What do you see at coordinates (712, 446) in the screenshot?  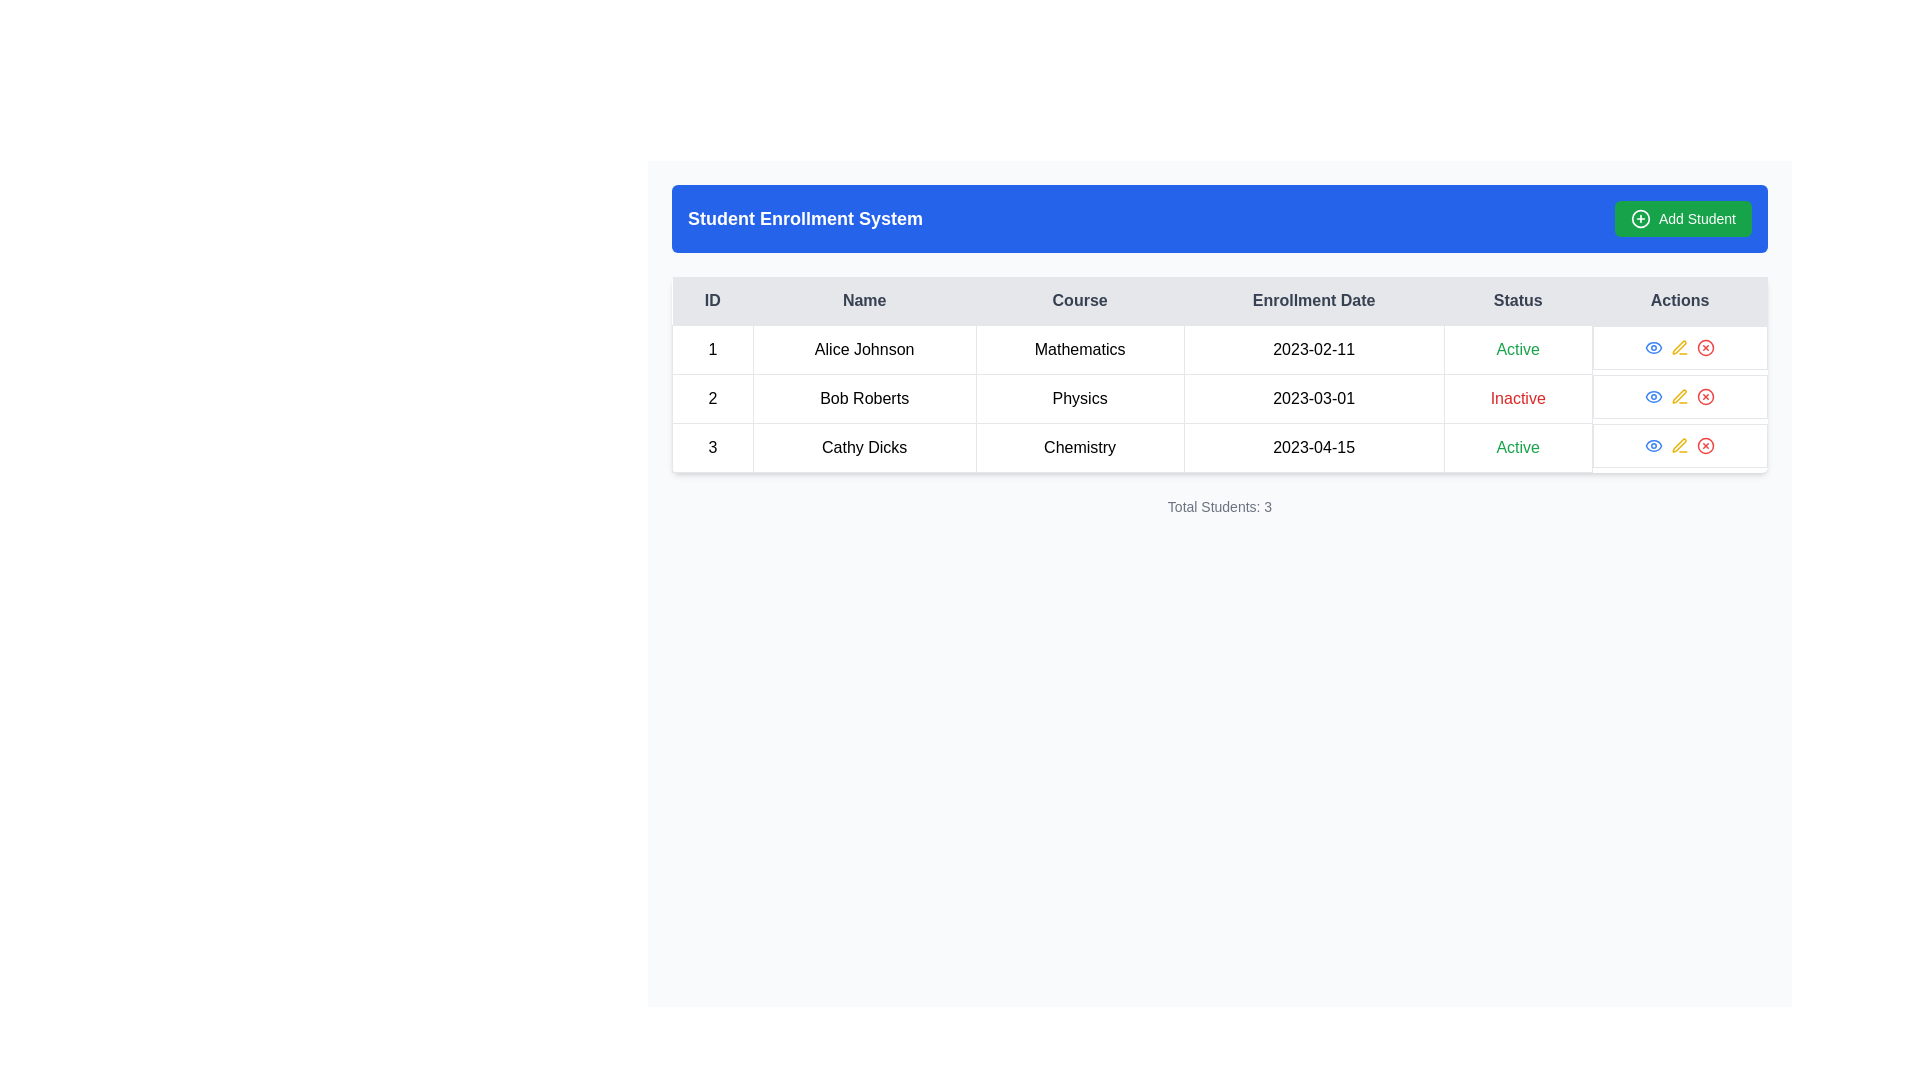 I see `the static text element containing the number '3' in the 'ID' column of the third row of the table` at bounding box center [712, 446].